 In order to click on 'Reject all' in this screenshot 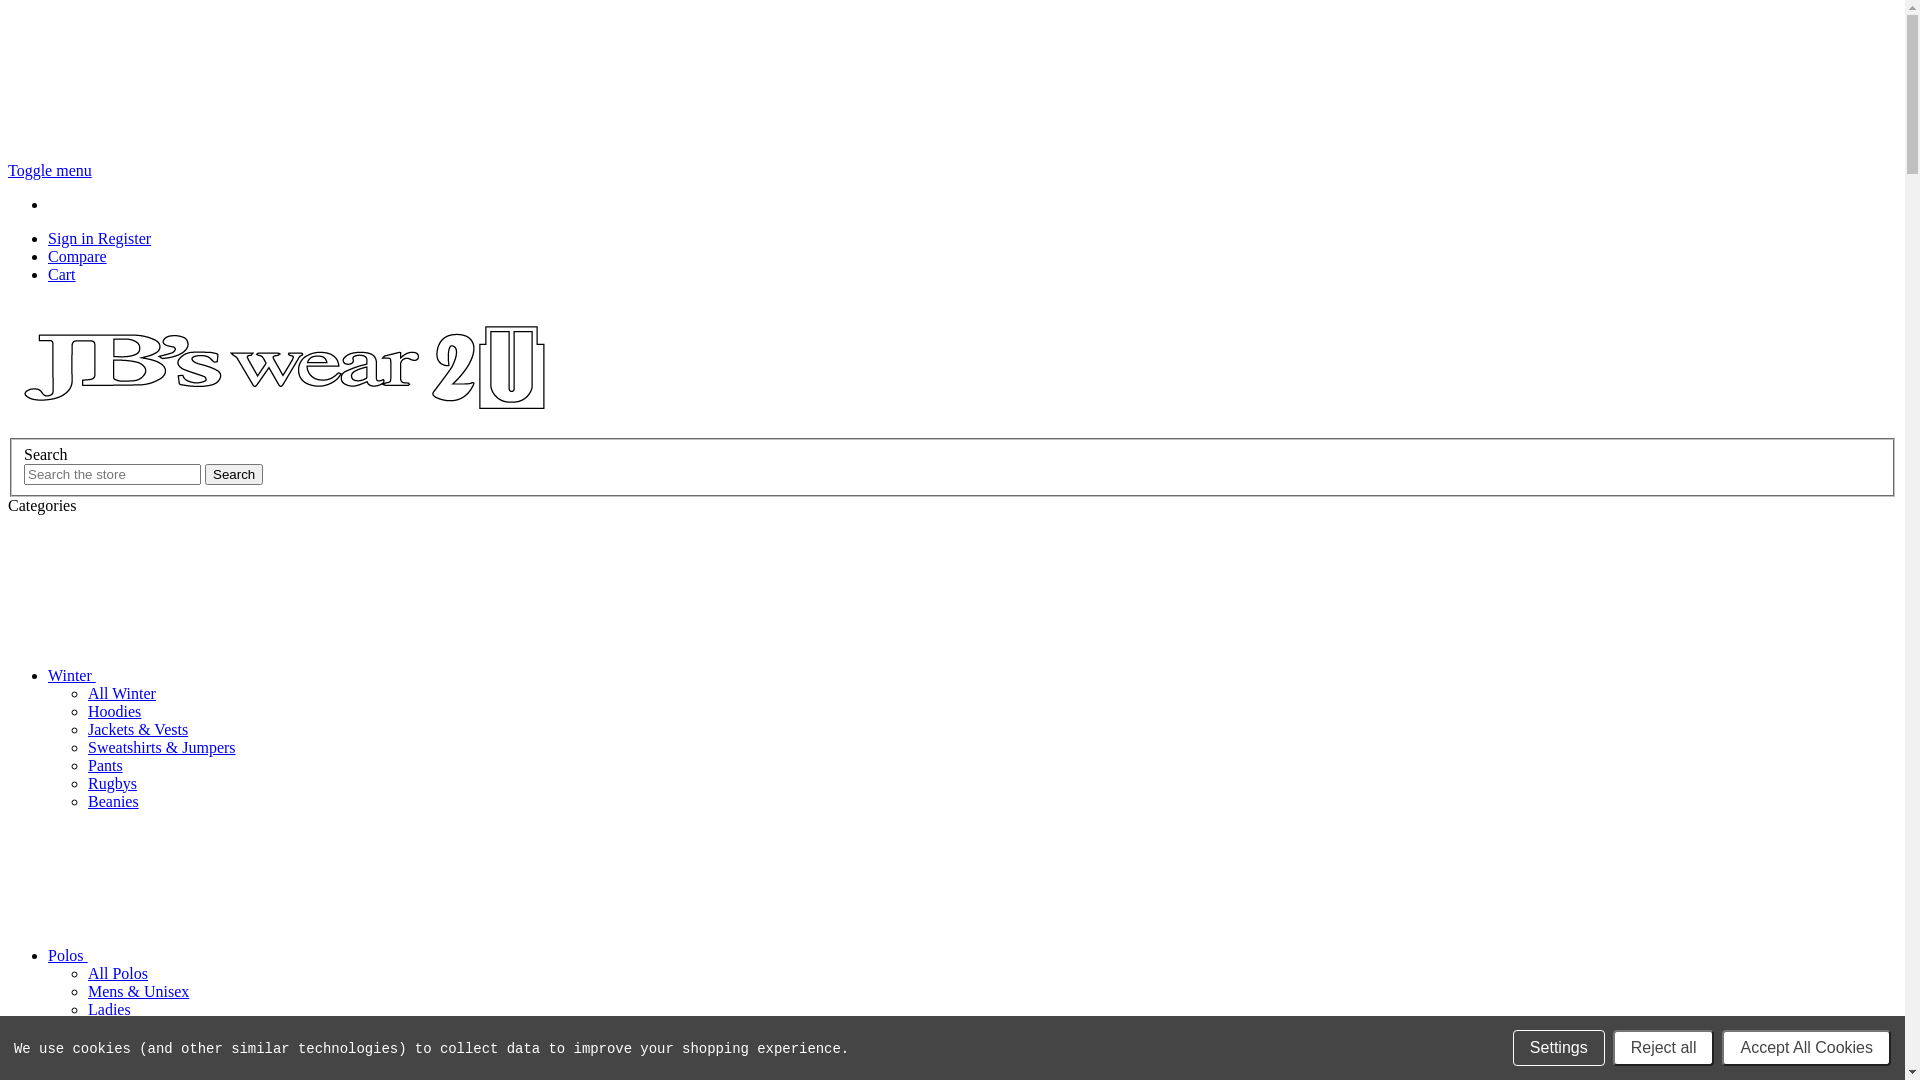, I will do `click(1664, 1047)`.